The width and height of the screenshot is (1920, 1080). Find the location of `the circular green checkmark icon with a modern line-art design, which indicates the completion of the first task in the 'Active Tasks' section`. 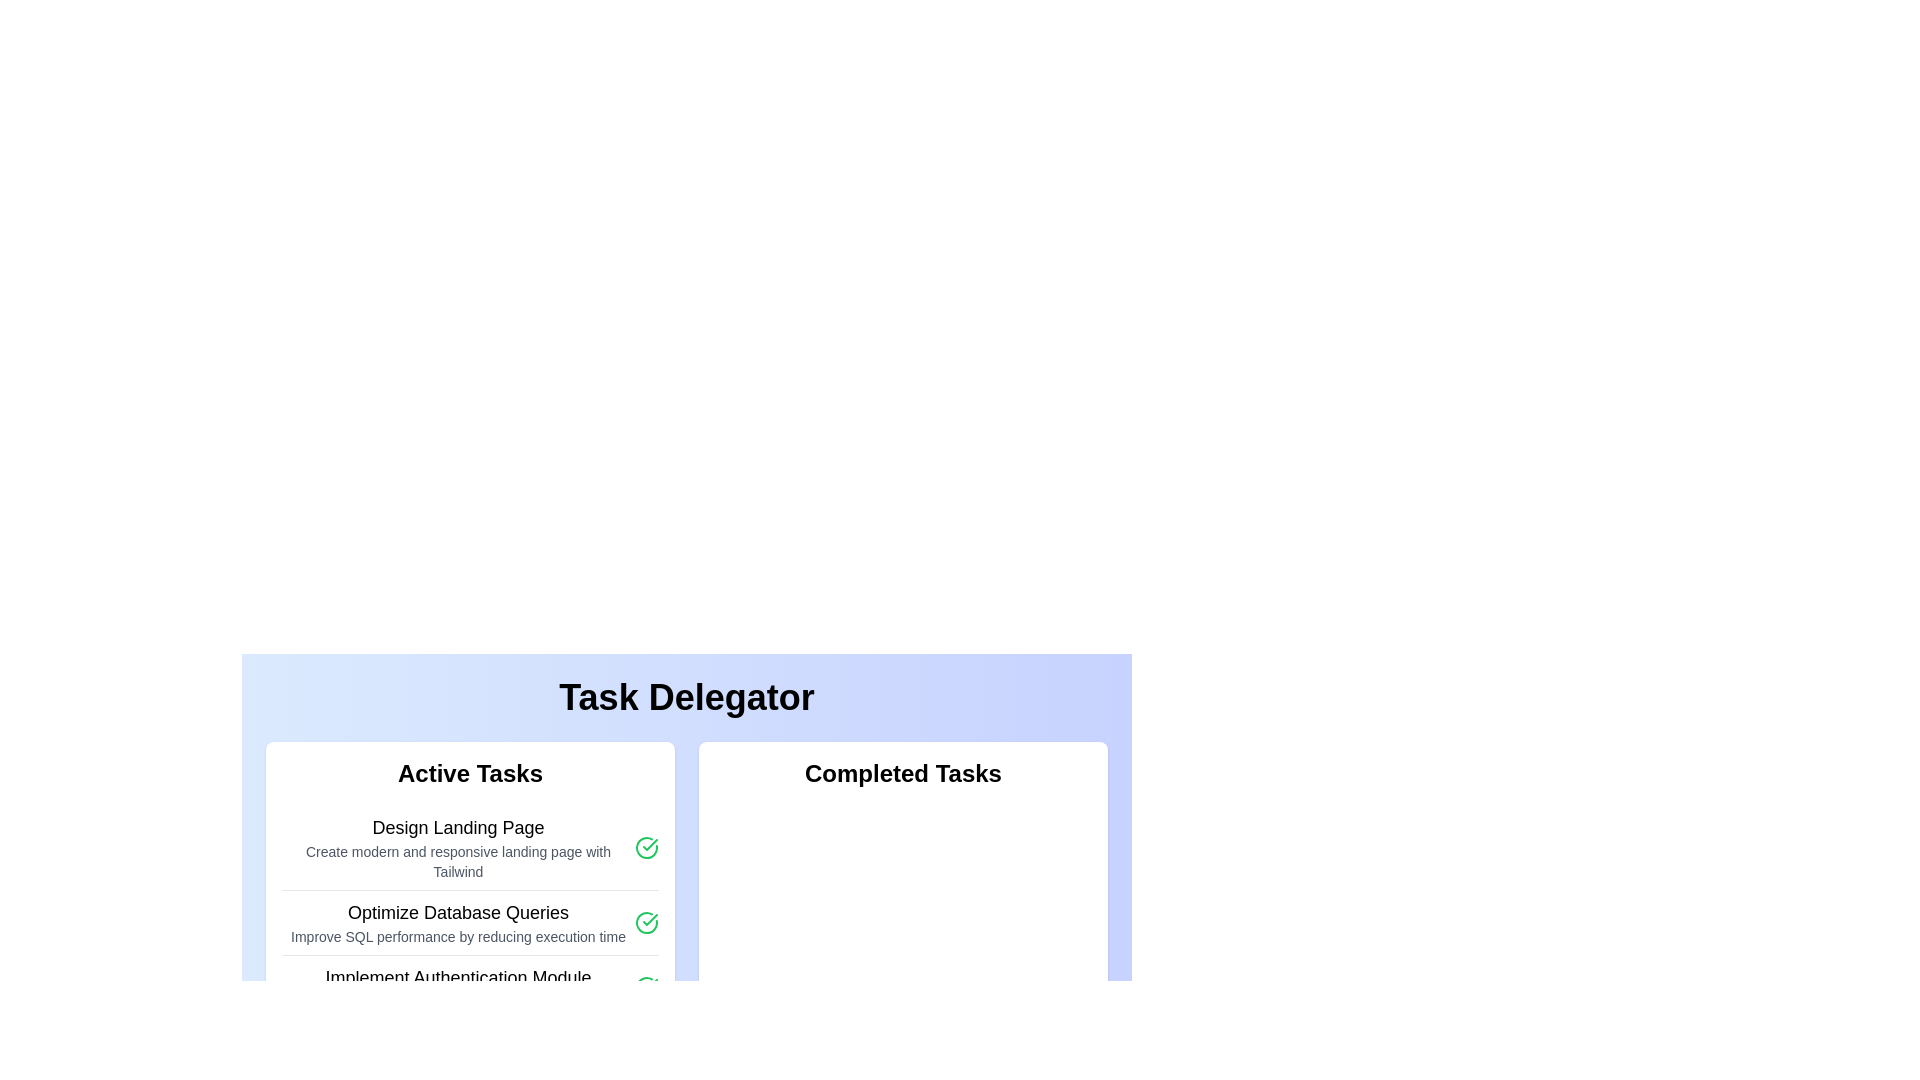

the circular green checkmark icon with a modern line-art design, which indicates the completion of the first task in the 'Active Tasks' section is located at coordinates (647, 848).